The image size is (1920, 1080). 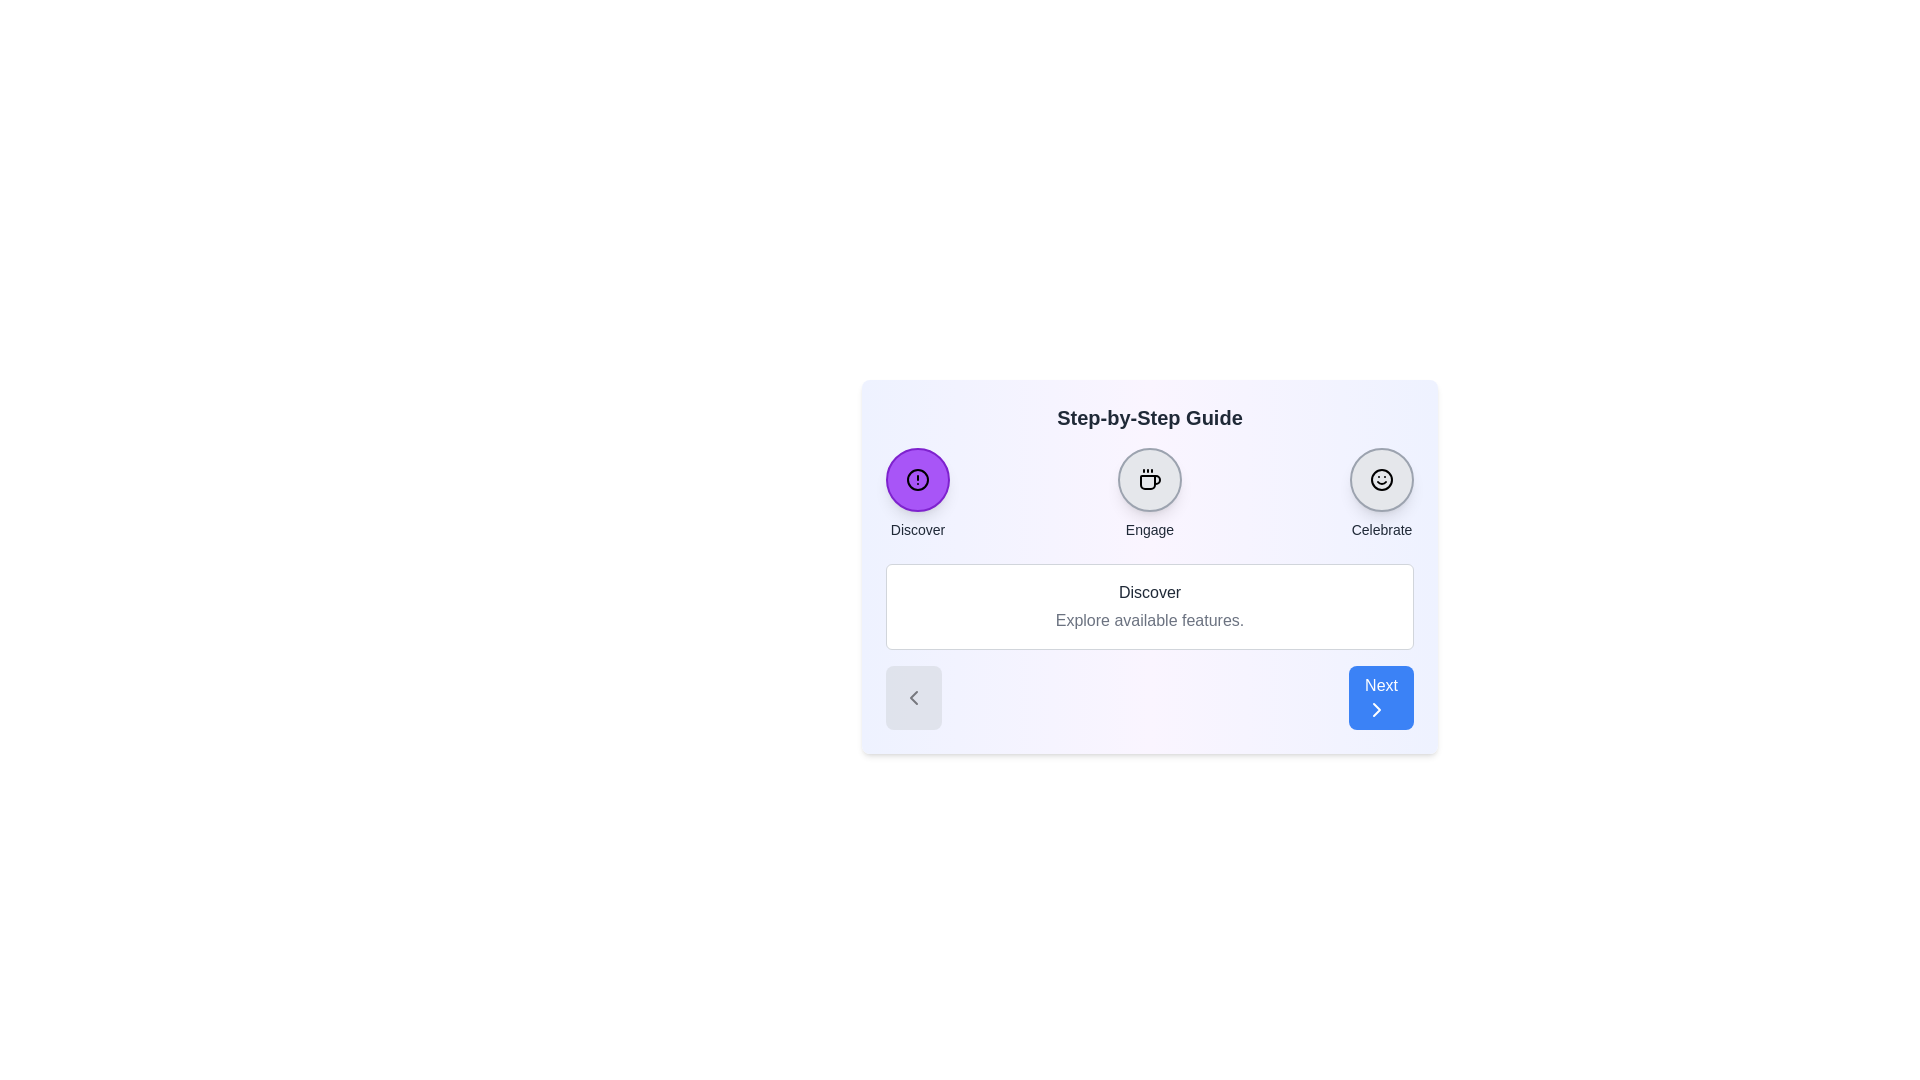 I want to click on the static text label displaying 'Discover', which is styled with a medium font weight and grayish black color, positioned above the text 'Explore available features', so click(x=1150, y=592).